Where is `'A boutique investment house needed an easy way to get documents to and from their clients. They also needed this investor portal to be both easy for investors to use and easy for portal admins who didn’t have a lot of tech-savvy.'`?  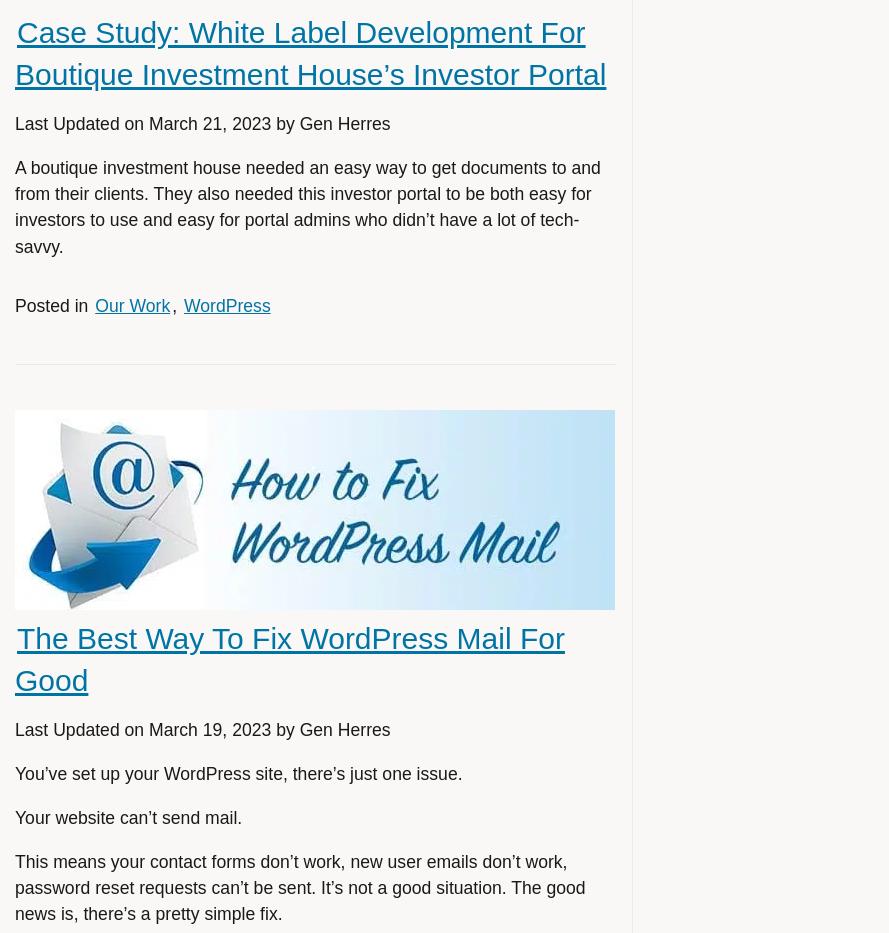
'A boutique investment house needed an easy way to get documents to and from their clients. They also needed this investor portal to be both easy for investors to use and easy for portal admins who didn’t have a lot of tech-savvy.' is located at coordinates (307, 206).